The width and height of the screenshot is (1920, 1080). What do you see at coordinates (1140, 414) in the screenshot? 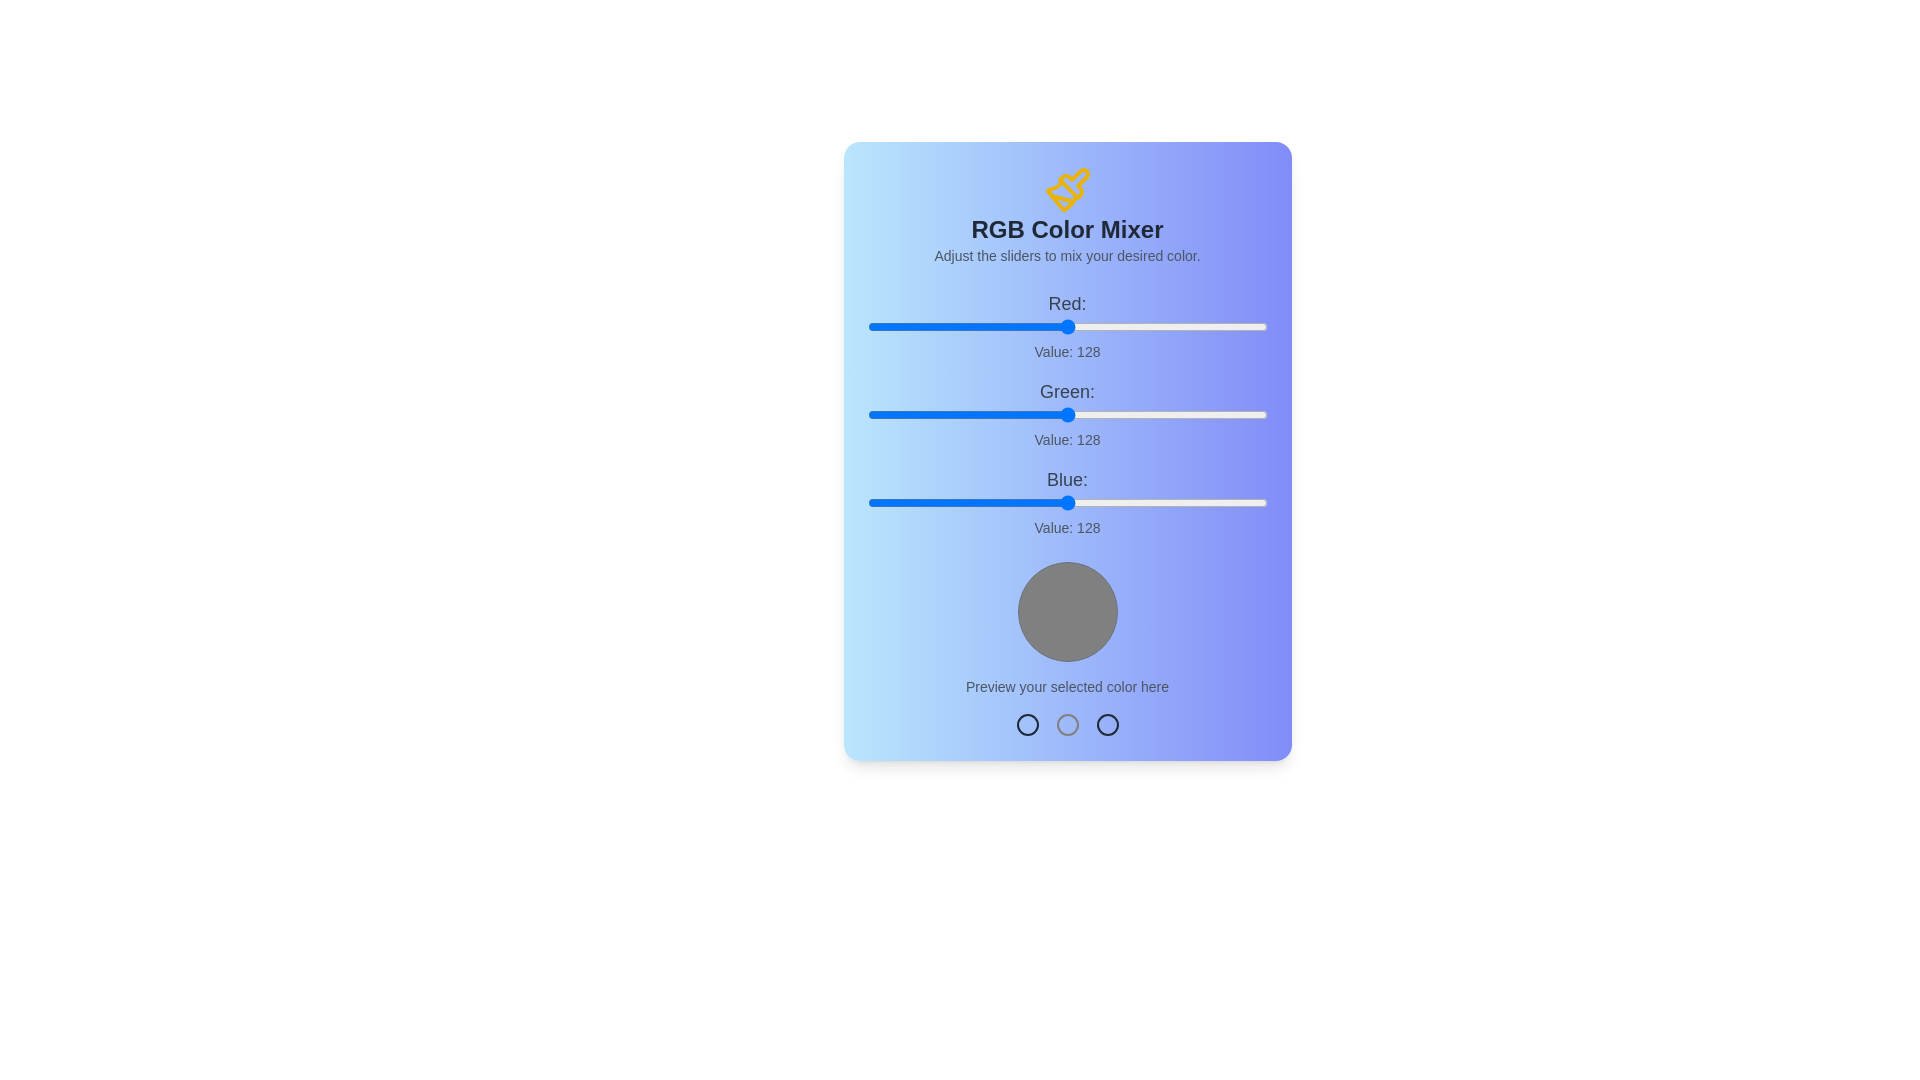
I see `the green slider to set the green value to 174` at bounding box center [1140, 414].